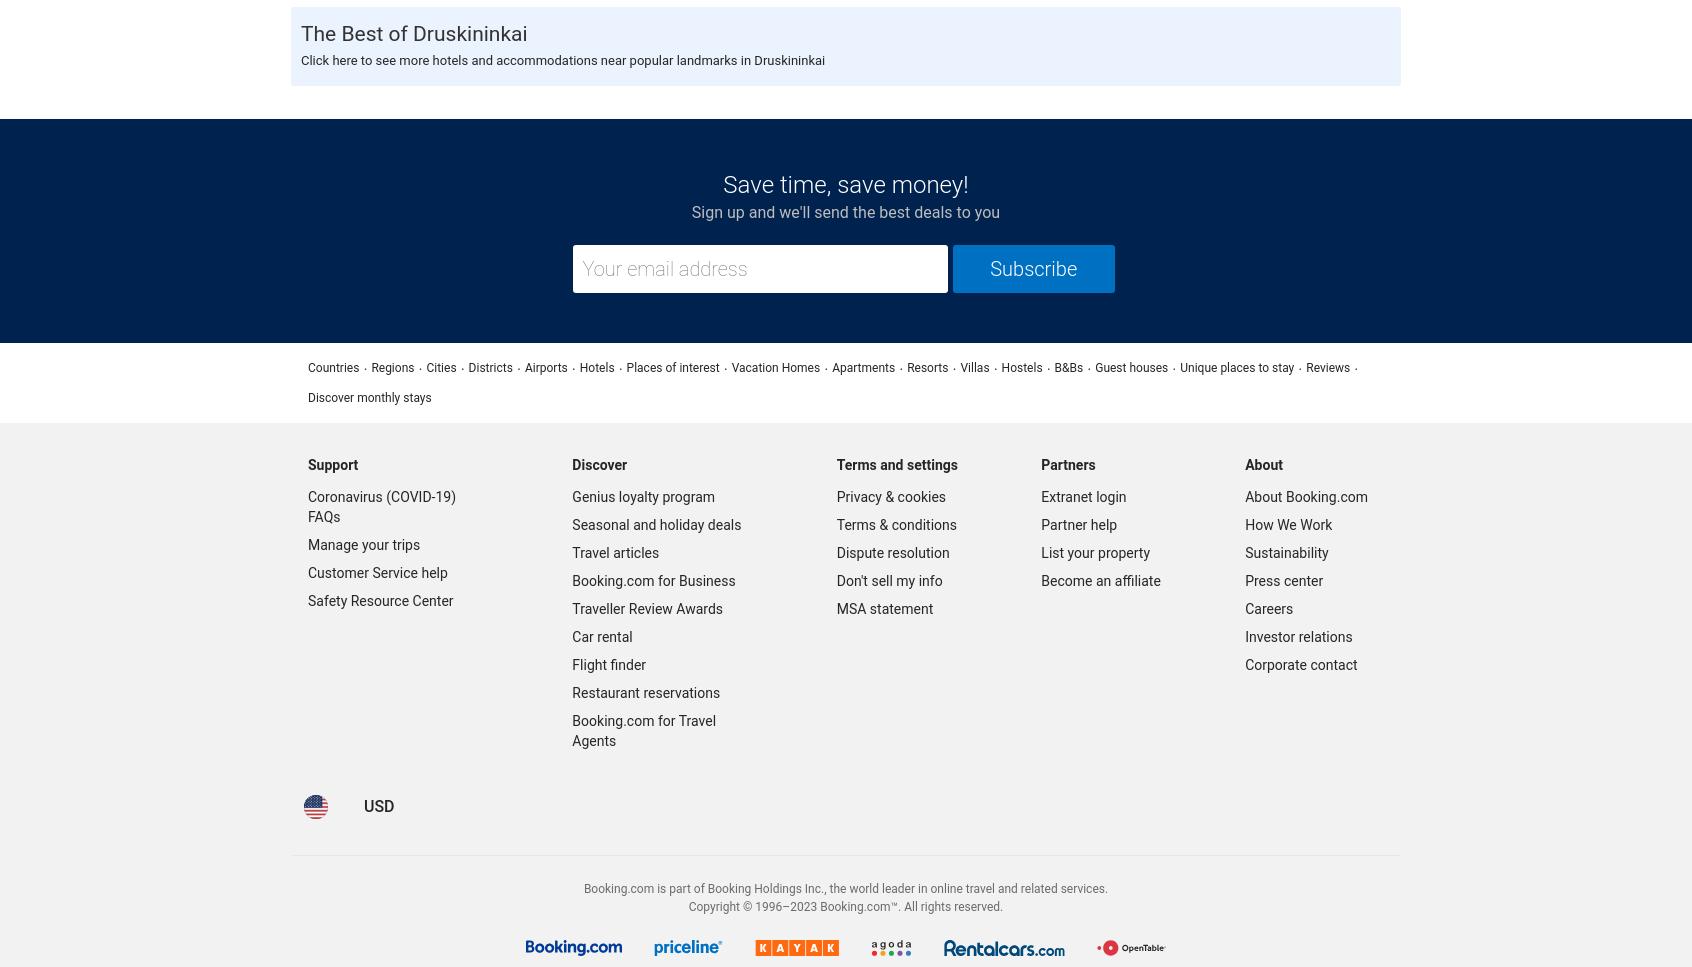 This screenshot has width=1692, height=967. What do you see at coordinates (1299, 663) in the screenshot?
I see `'Corporate contact'` at bounding box center [1299, 663].